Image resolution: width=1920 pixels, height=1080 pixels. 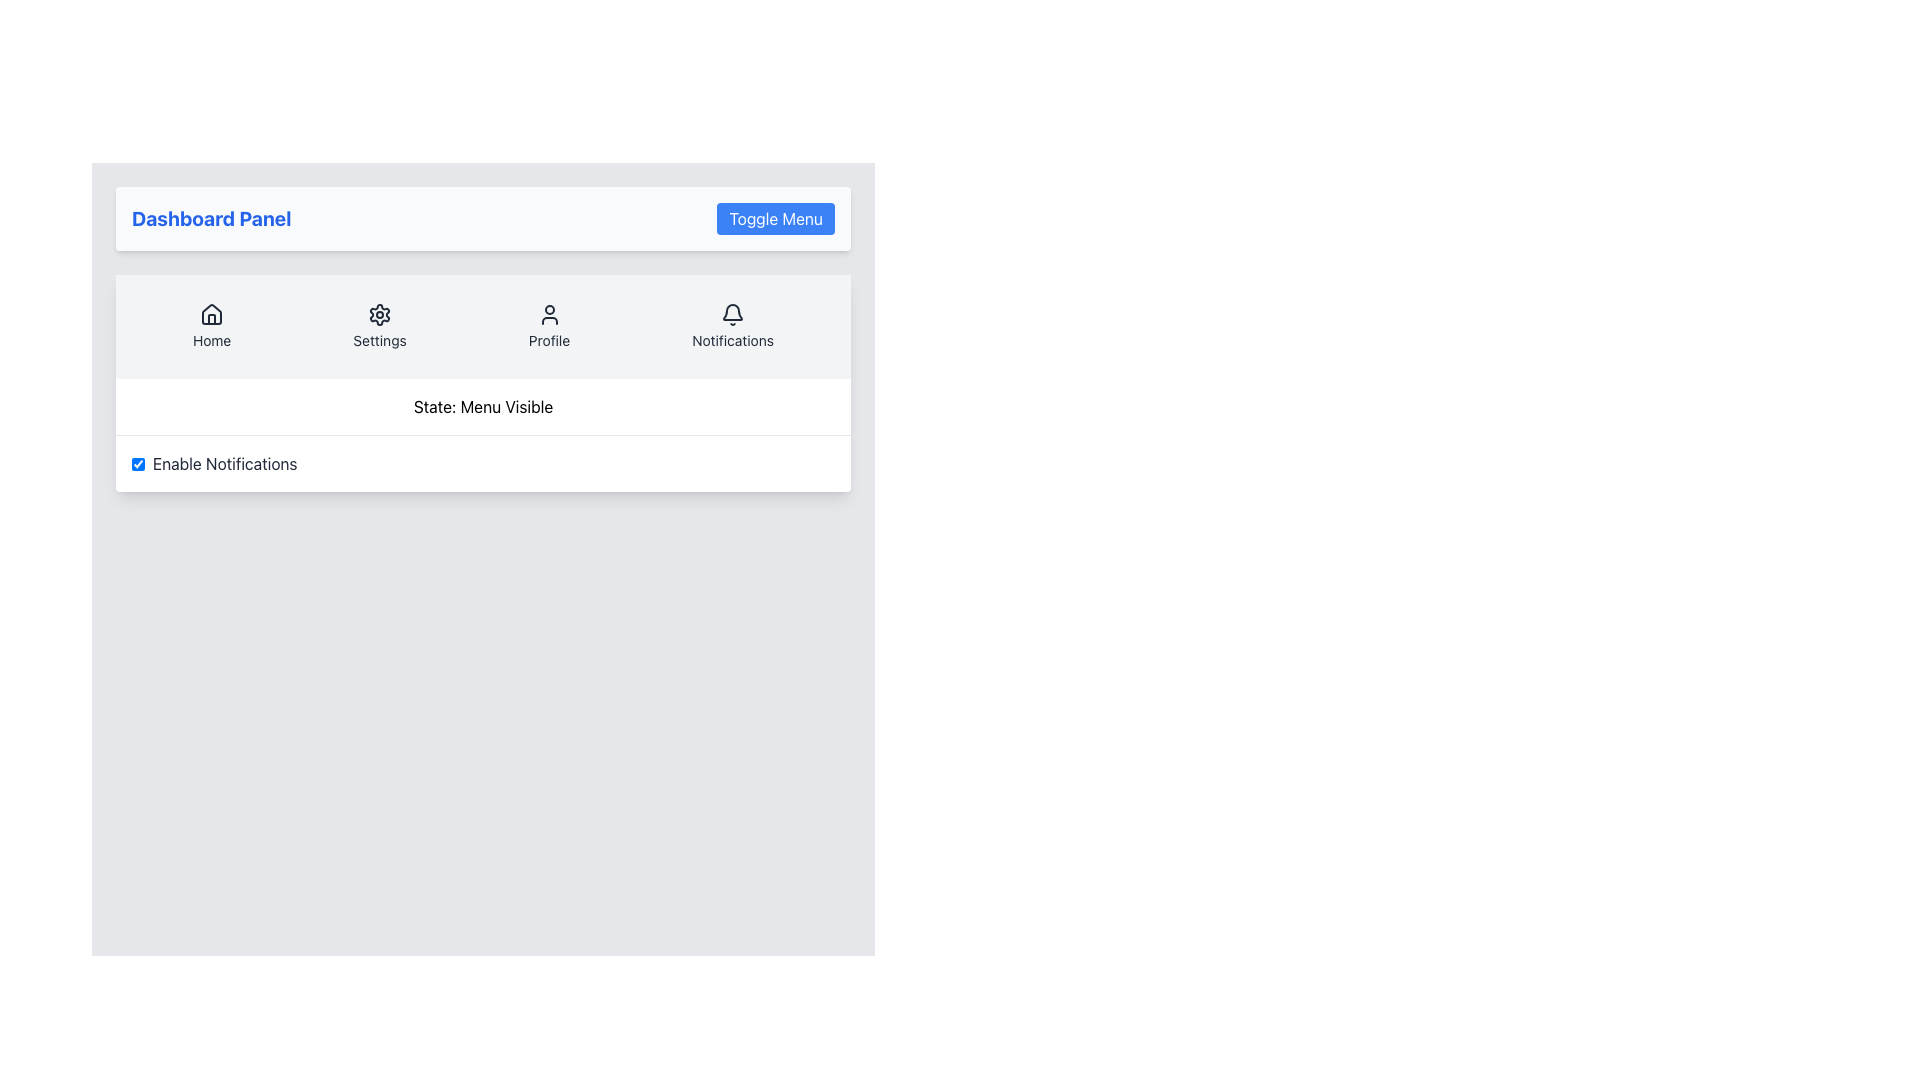 What do you see at coordinates (211, 219) in the screenshot?
I see `the static label or heading at the top-left corner of the panel, which indicates the title or purpose of the panel below` at bounding box center [211, 219].